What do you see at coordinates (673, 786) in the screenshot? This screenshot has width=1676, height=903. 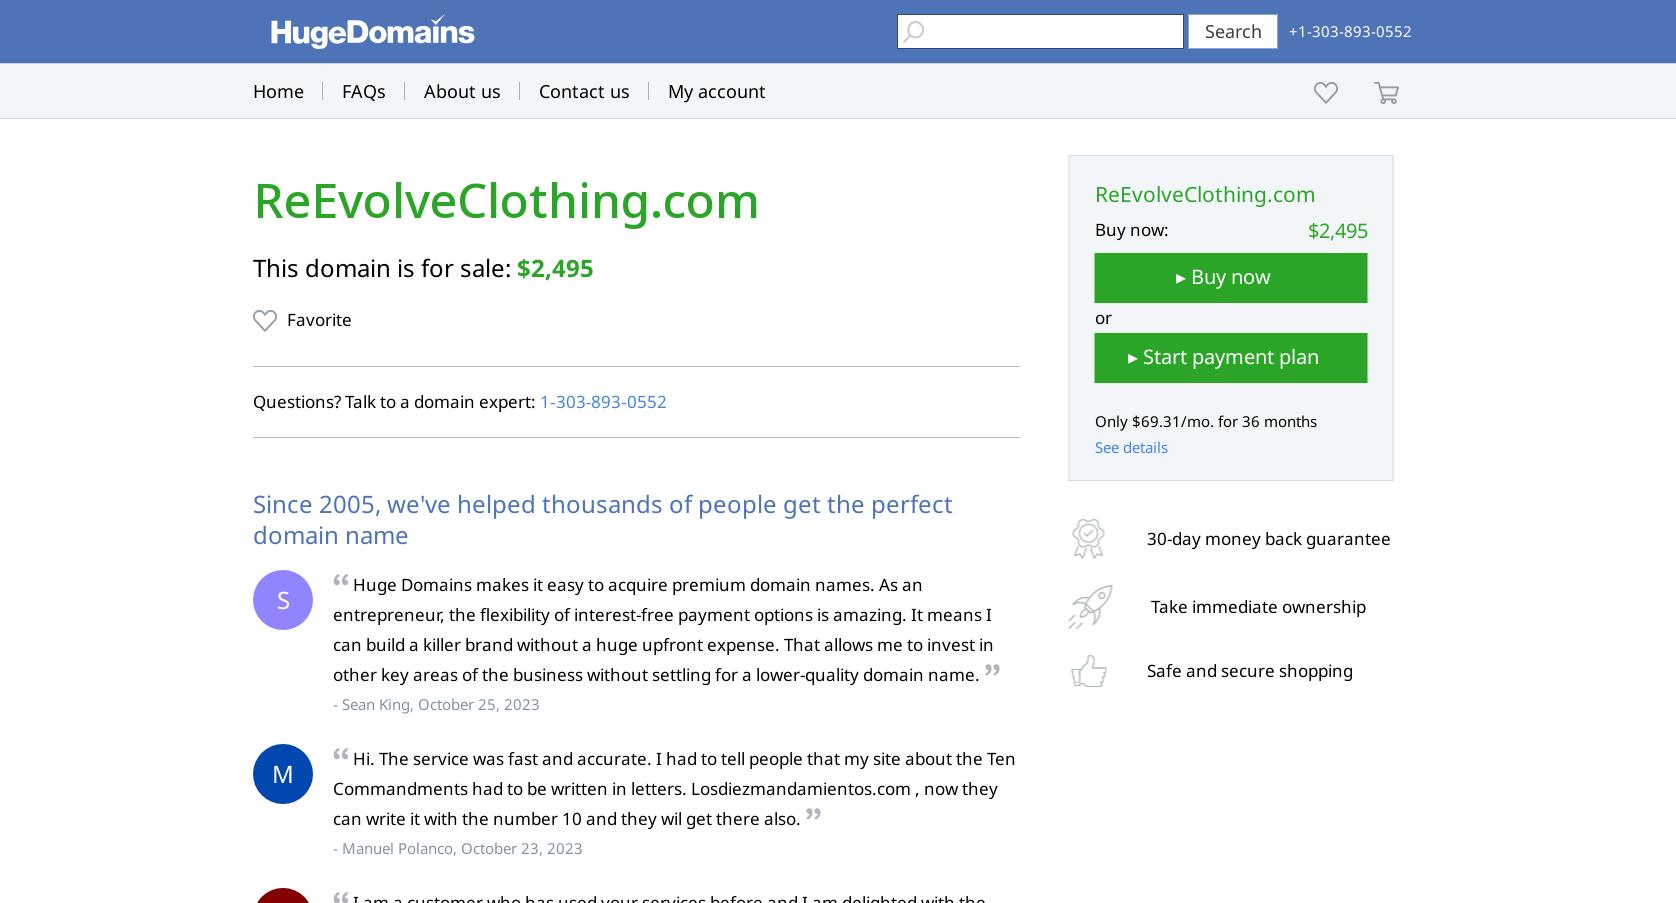 I see `'Hi. The service was fast and accurate.
I had to tell people that my site about the Ten Commandments had to be written in letters. Losdiezmandamientos.com , now they can write it with the number 10 and they wil get there also.'` at bounding box center [673, 786].